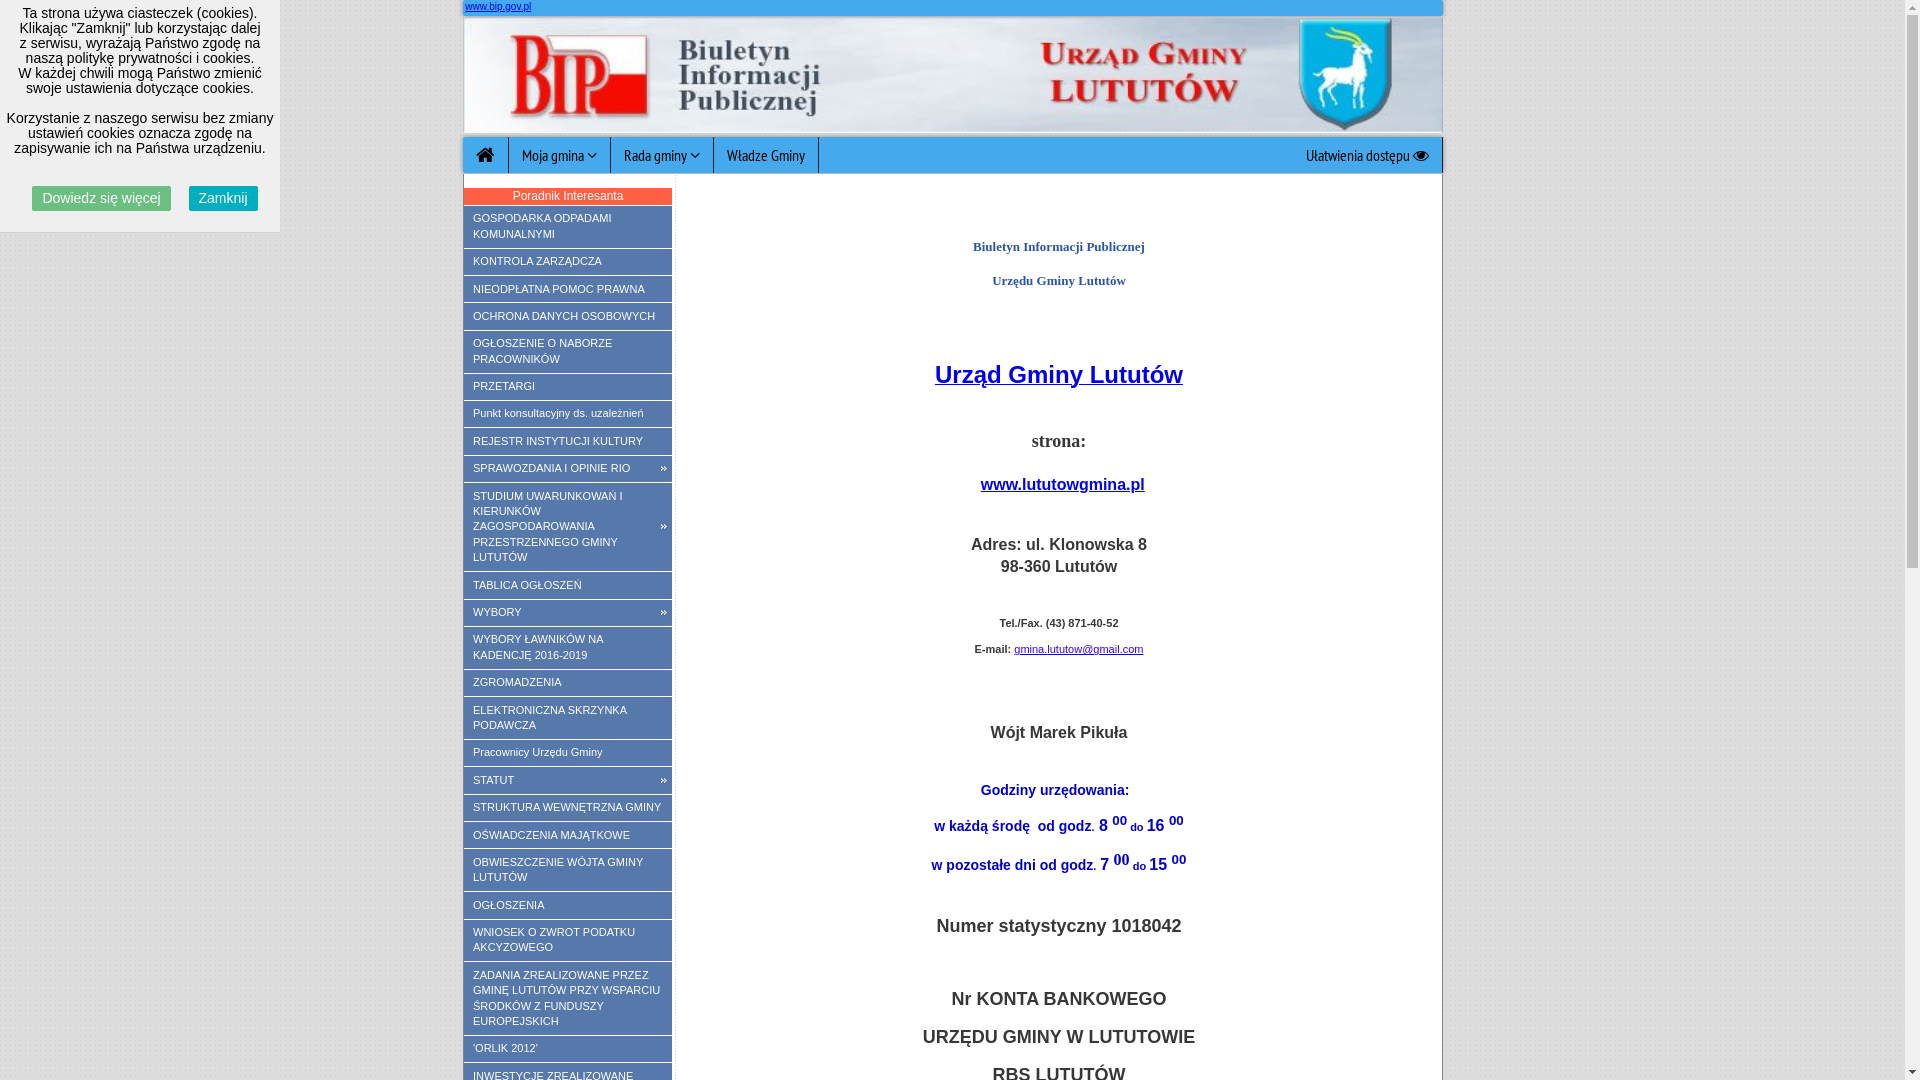  Describe the element at coordinates (558, 153) in the screenshot. I see `'Moja gmina'` at that location.